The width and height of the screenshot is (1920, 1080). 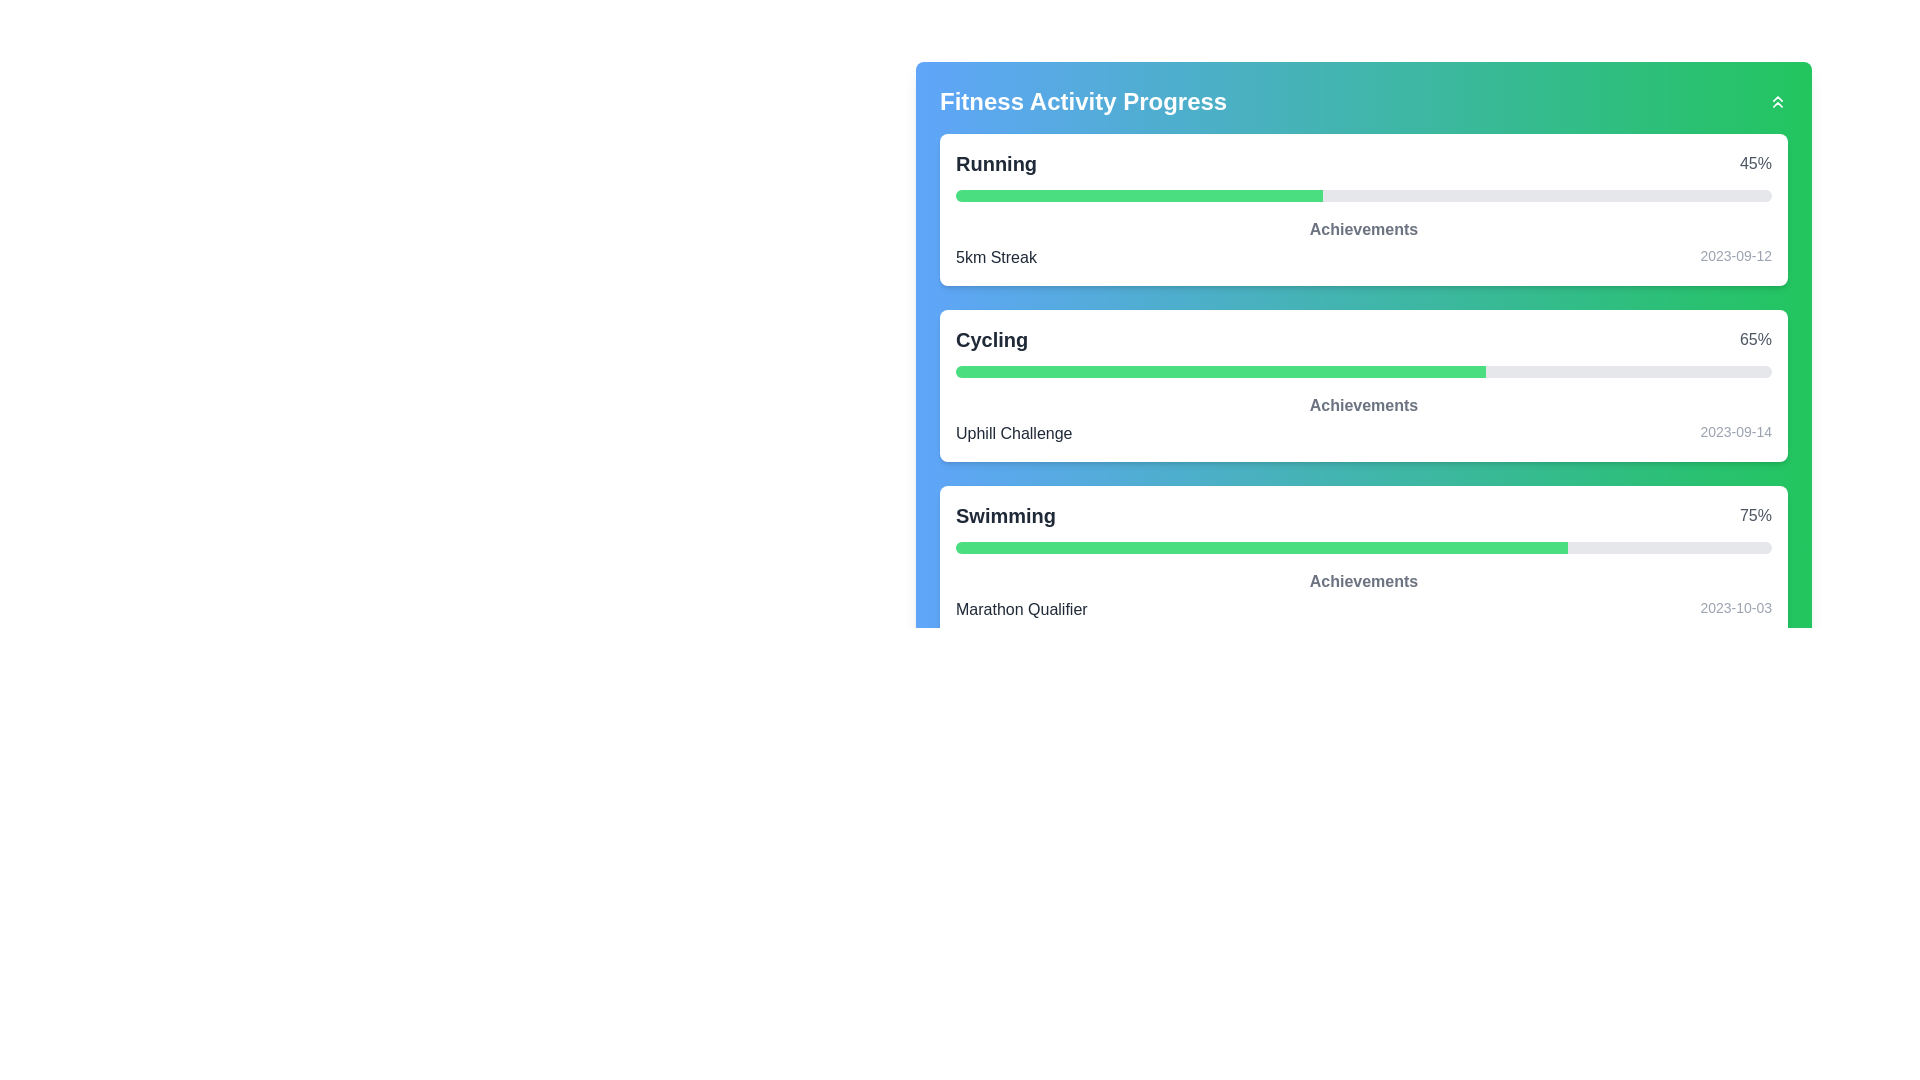 What do you see at coordinates (1362, 385) in the screenshot?
I see `the progress tracker for the fitness activity labeled 'Cycling'` at bounding box center [1362, 385].